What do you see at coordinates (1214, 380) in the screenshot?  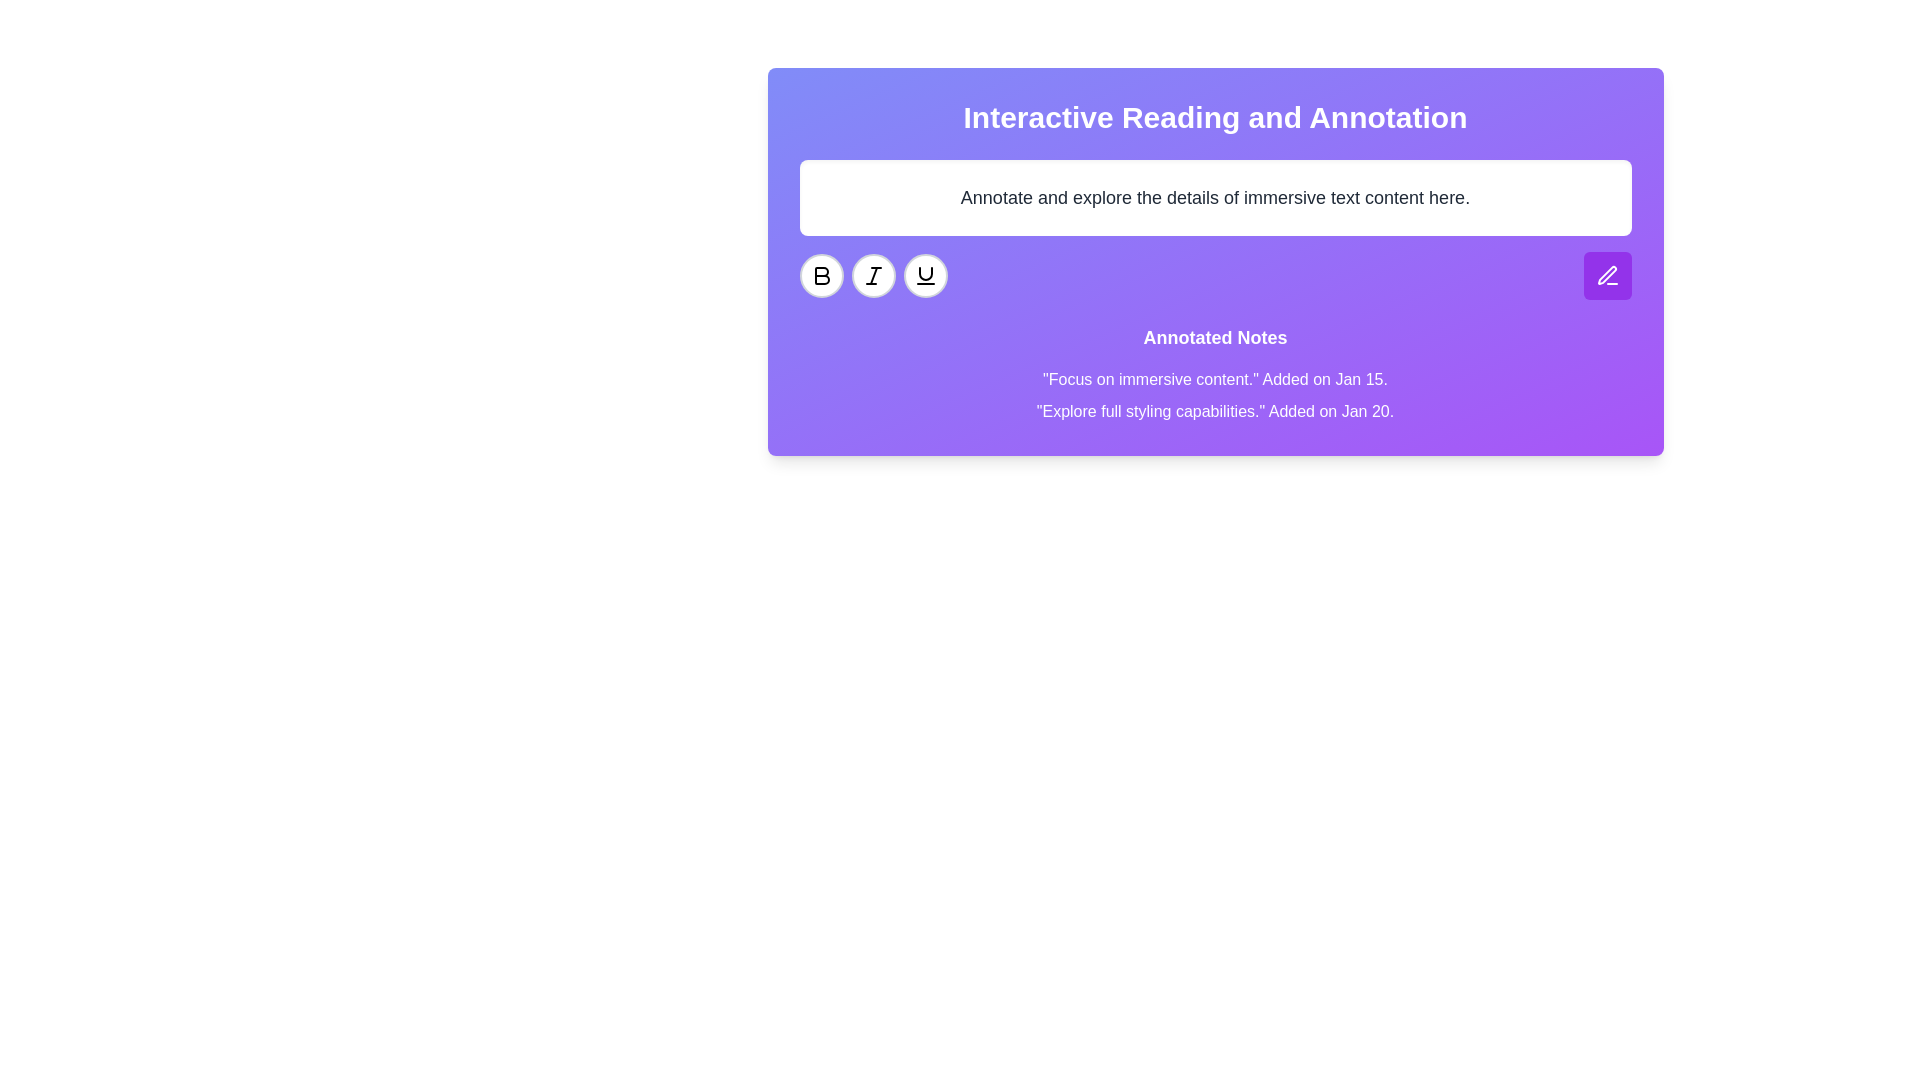 I see `the Text label that serves as a note or annotation, positioned below the 'Annotated Notes' heading and above the item 'Explore full styling capabilities.' Added on Jan 20` at bounding box center [1214, 380].